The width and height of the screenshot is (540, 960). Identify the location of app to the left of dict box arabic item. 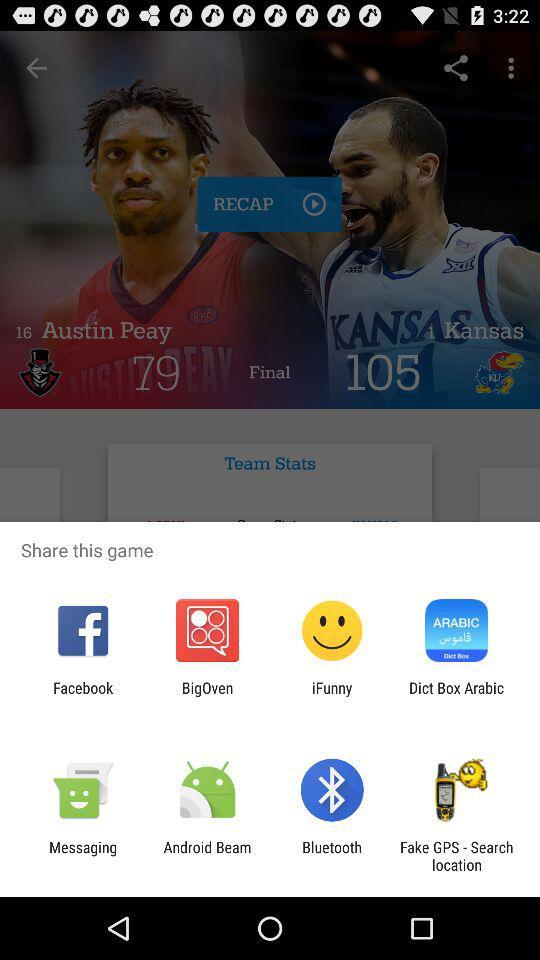
(332, 696).